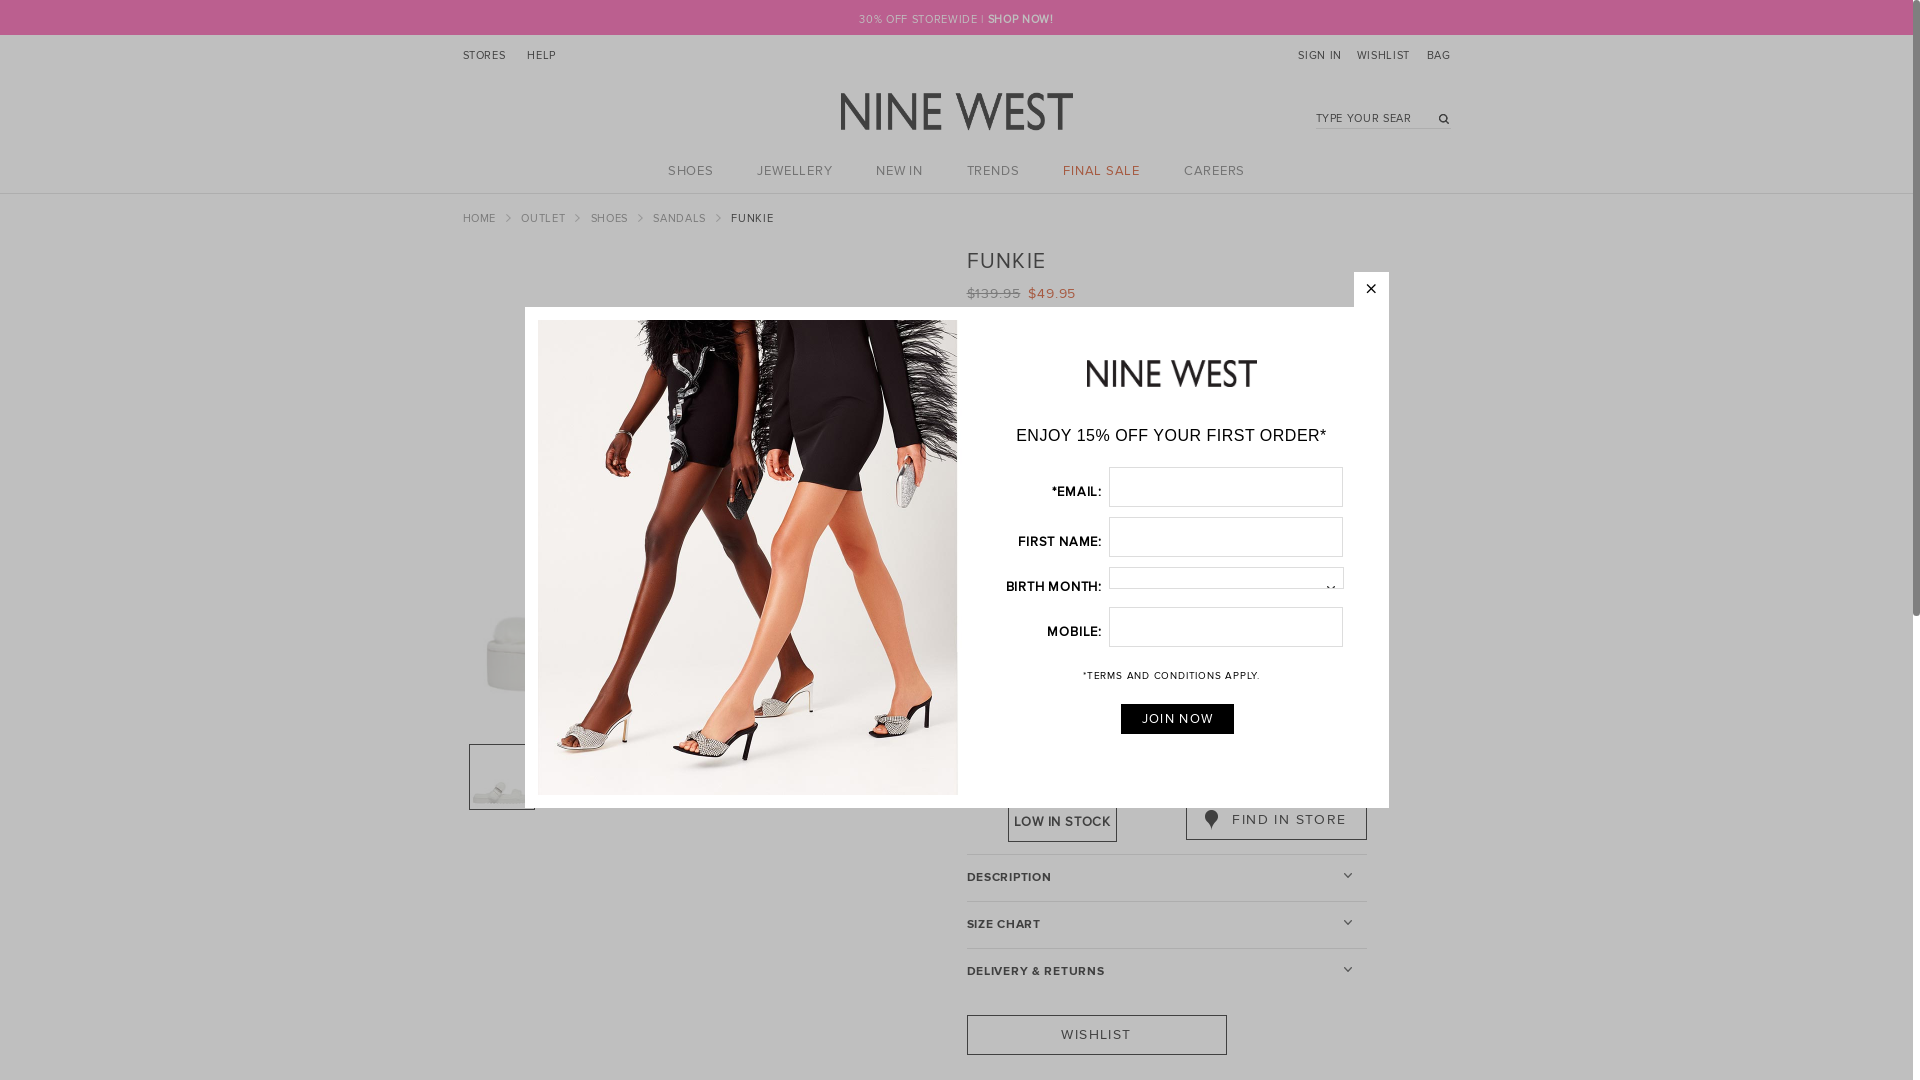 This screenshot has width=1920, height=1080. I want to click on 'FUNKIE  IVORY', so click(704, 492).